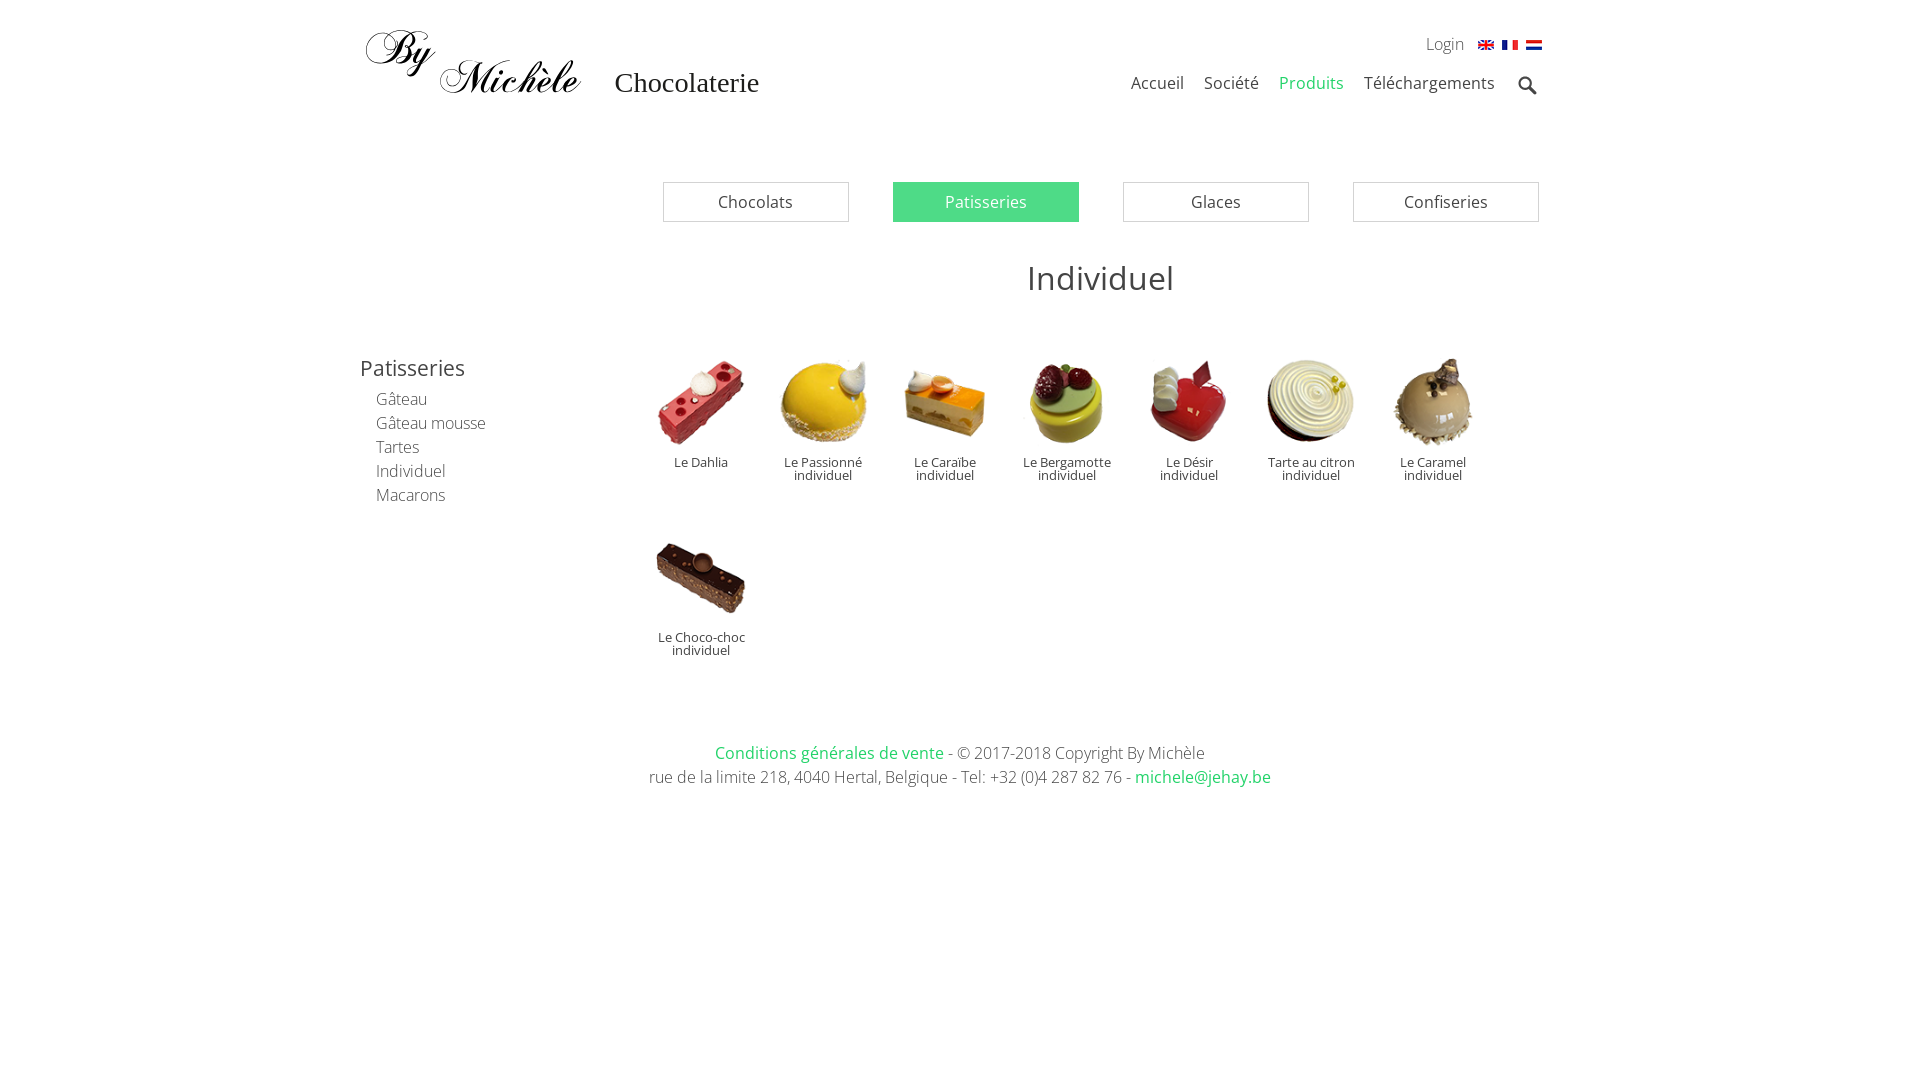 This screenshot has width=1920, height=1080. I want to click on 'Produits', so click(1311, 82).